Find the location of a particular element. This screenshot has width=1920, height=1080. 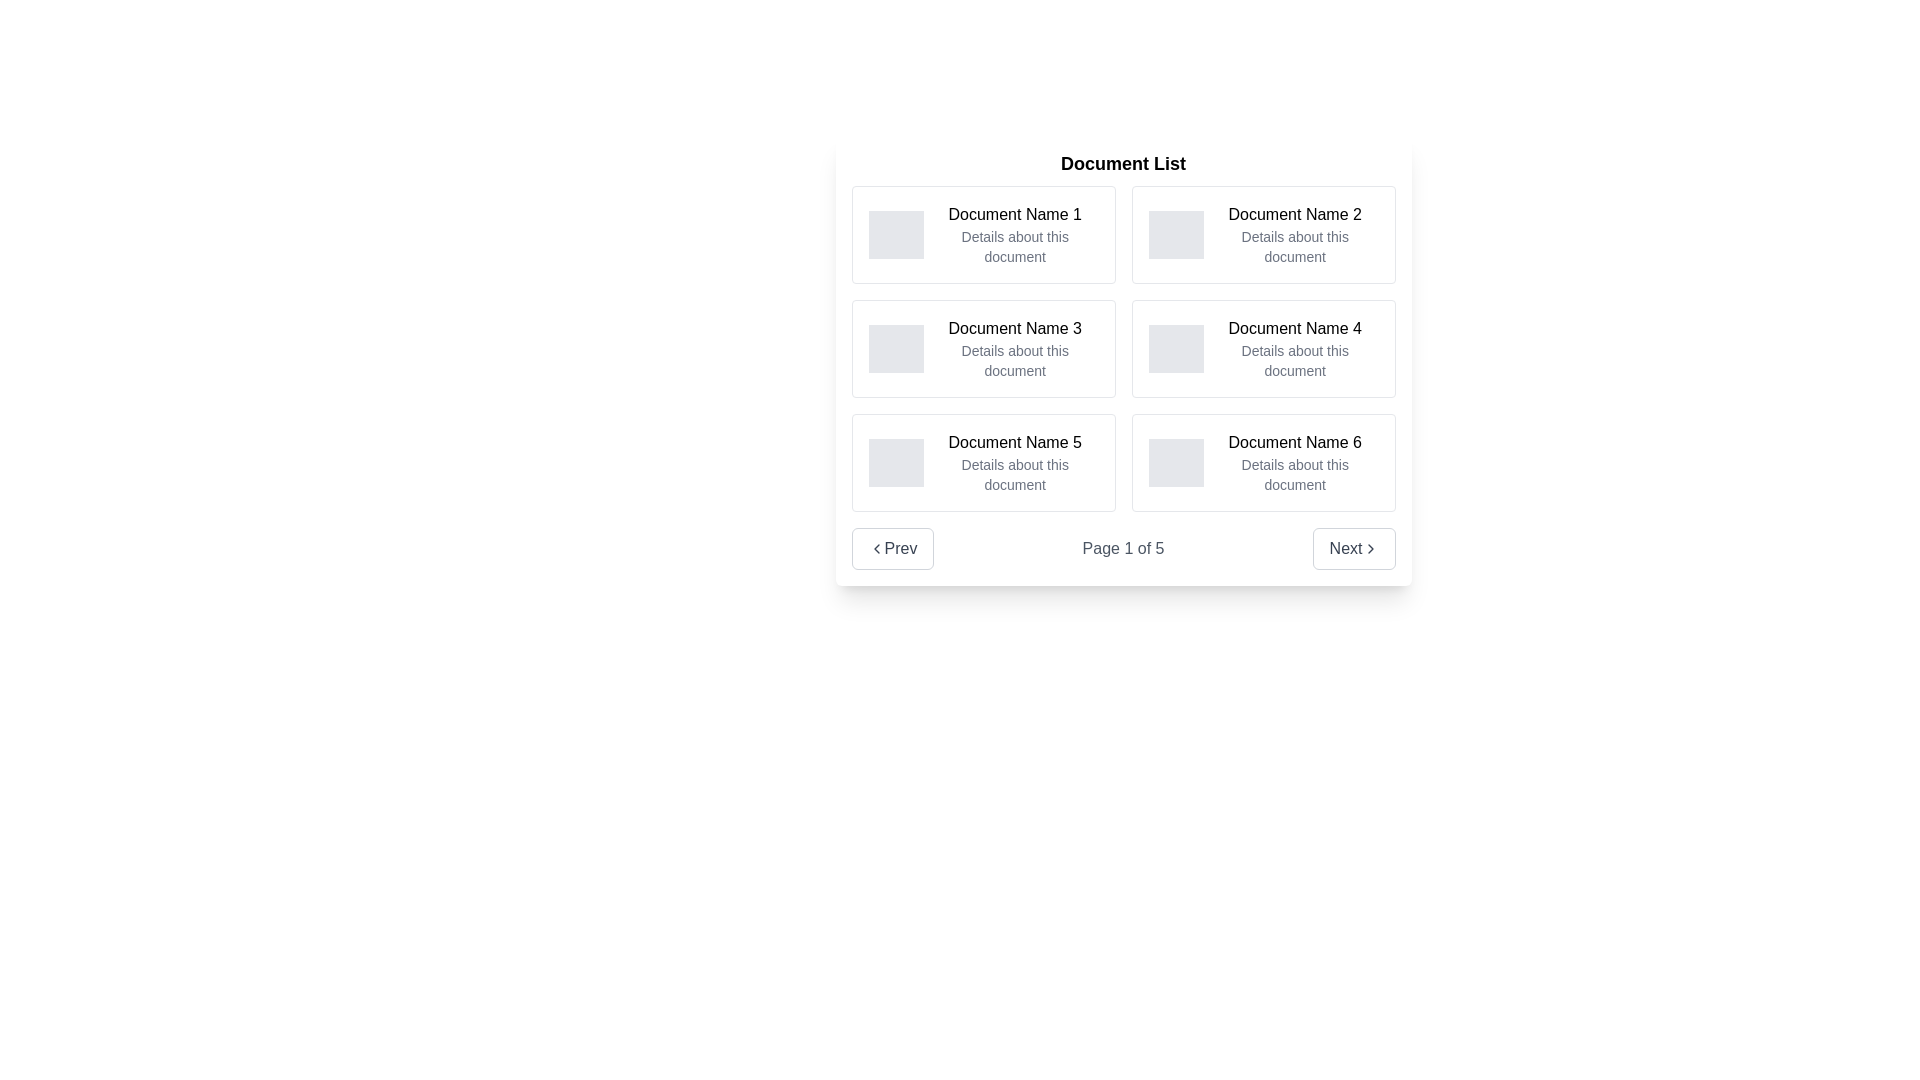

the Text Label that serves as the title or identifier for the document in the Document List, located in the top-left of the grid layout within its card component is located at coordinates (1015, 215).